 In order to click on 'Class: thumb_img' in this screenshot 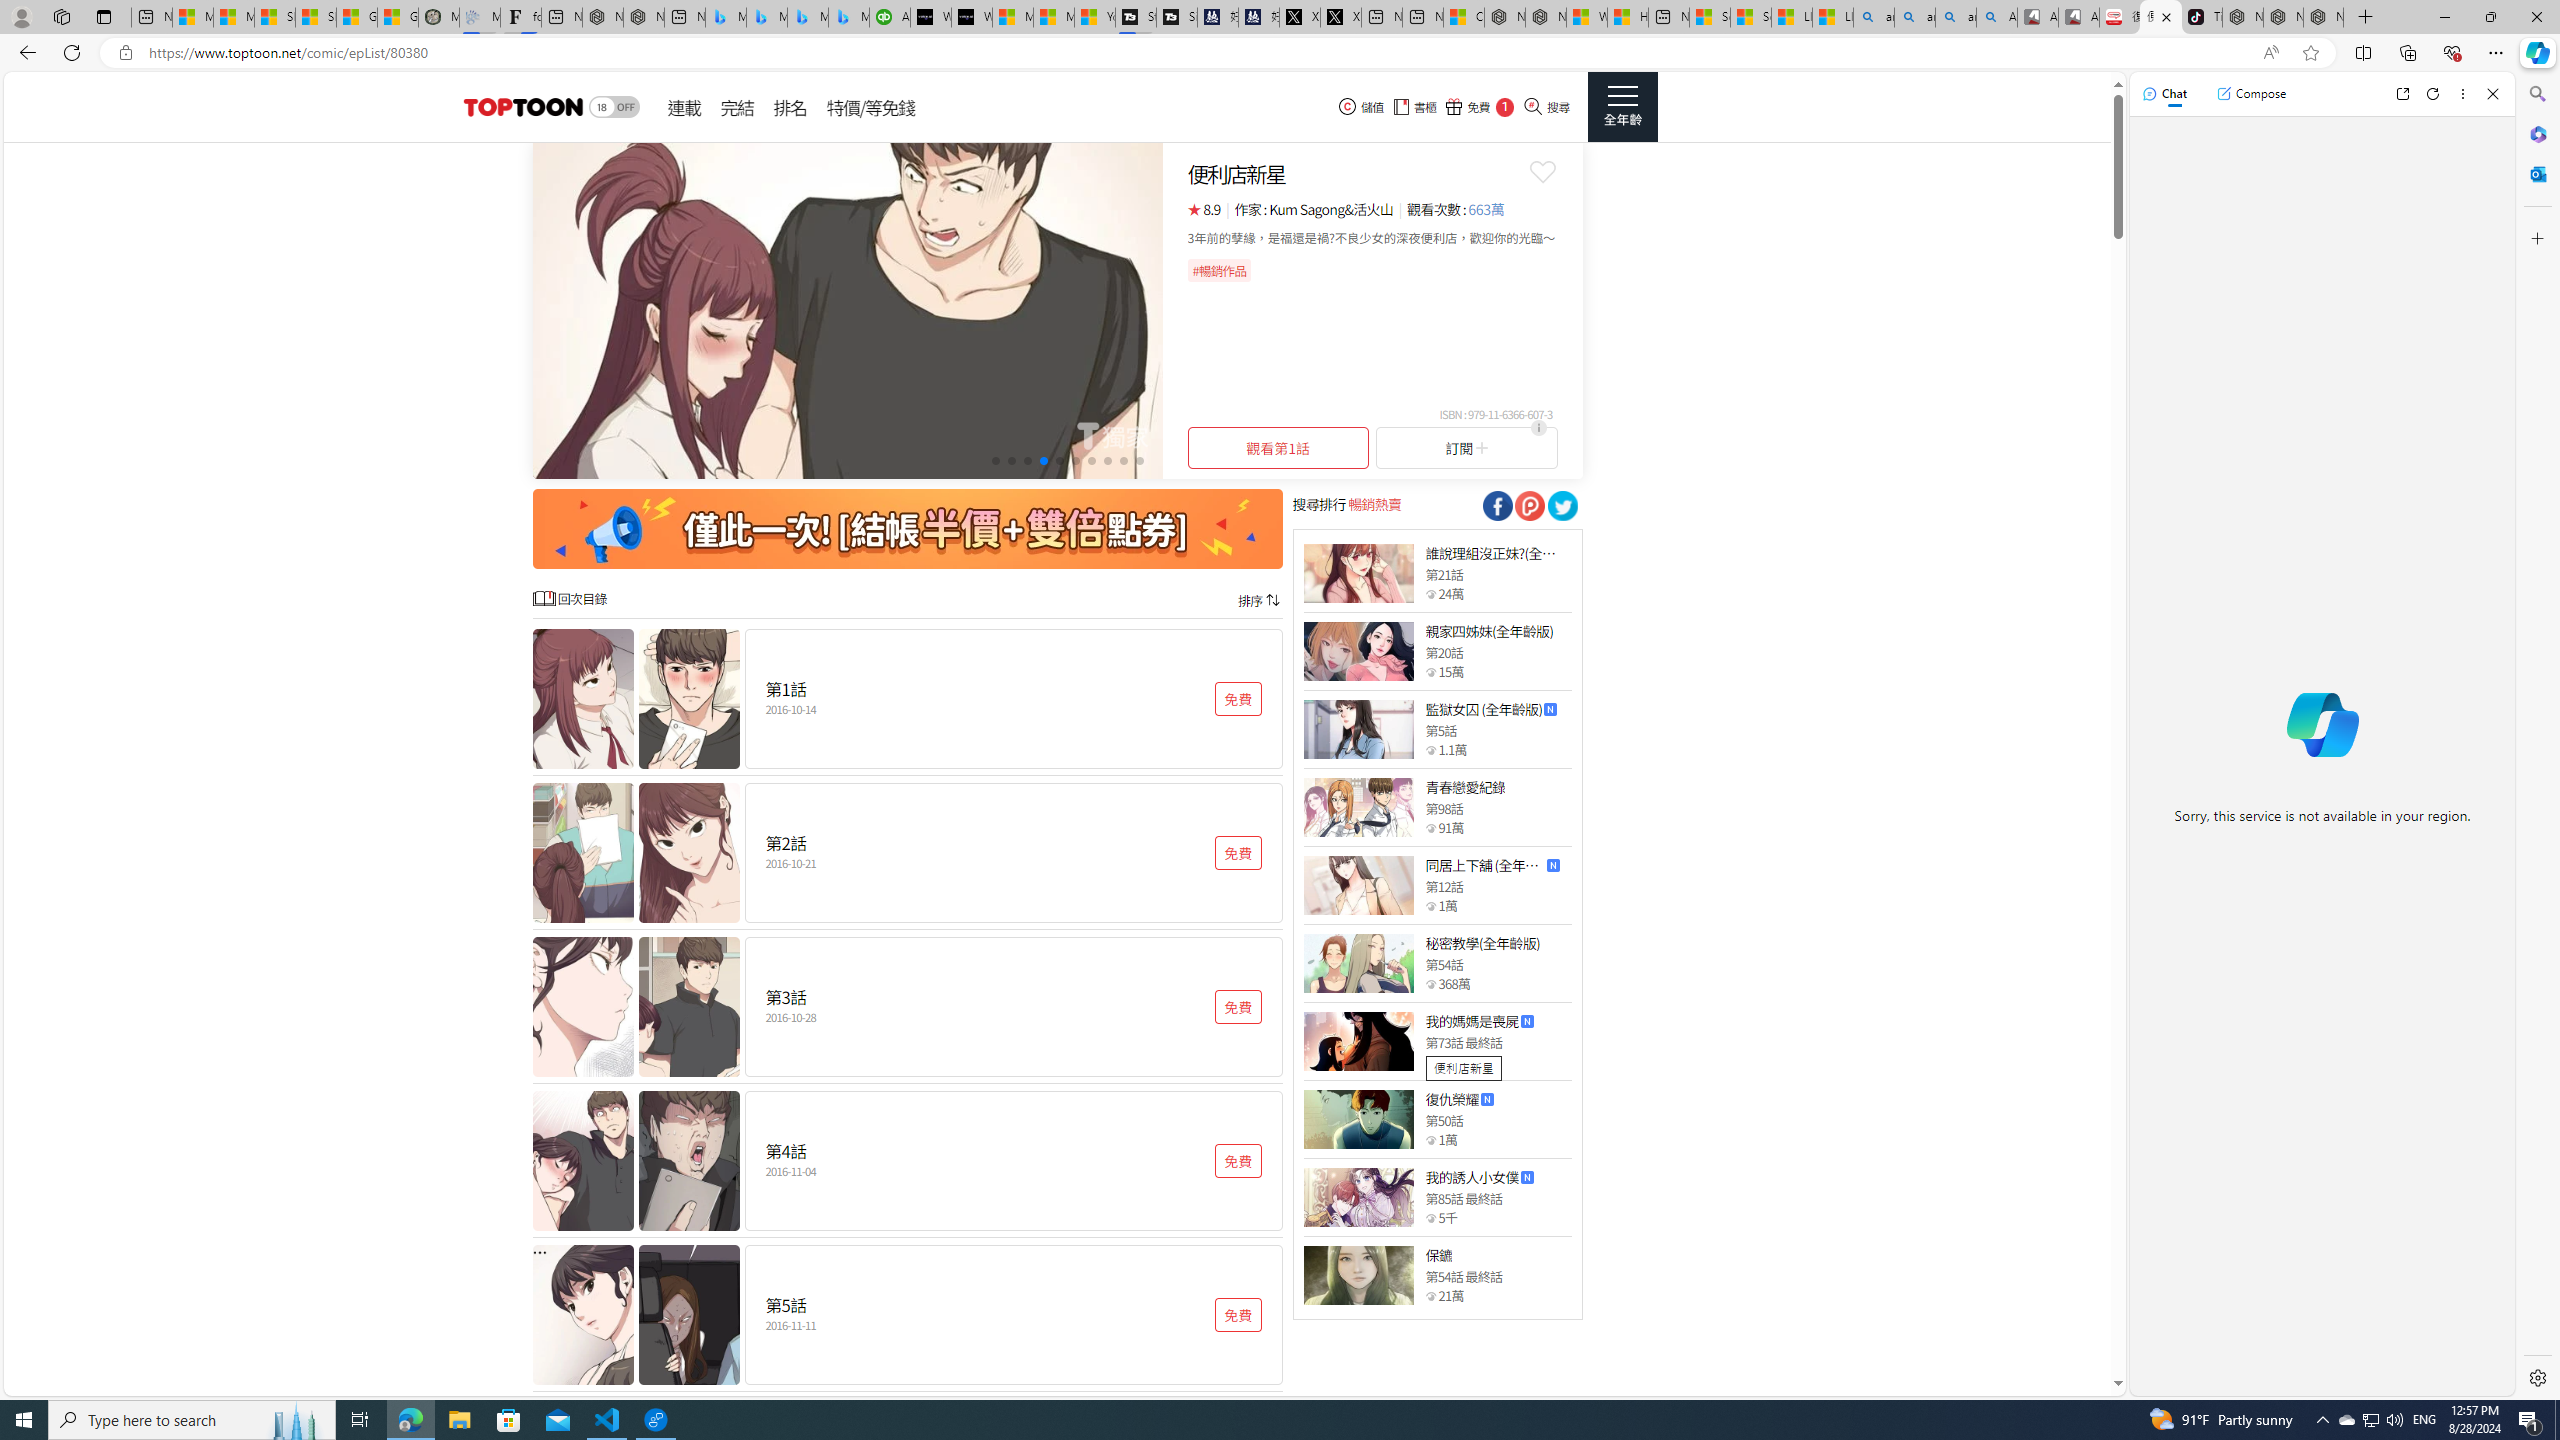, I will do `click(1357, 1275)`.